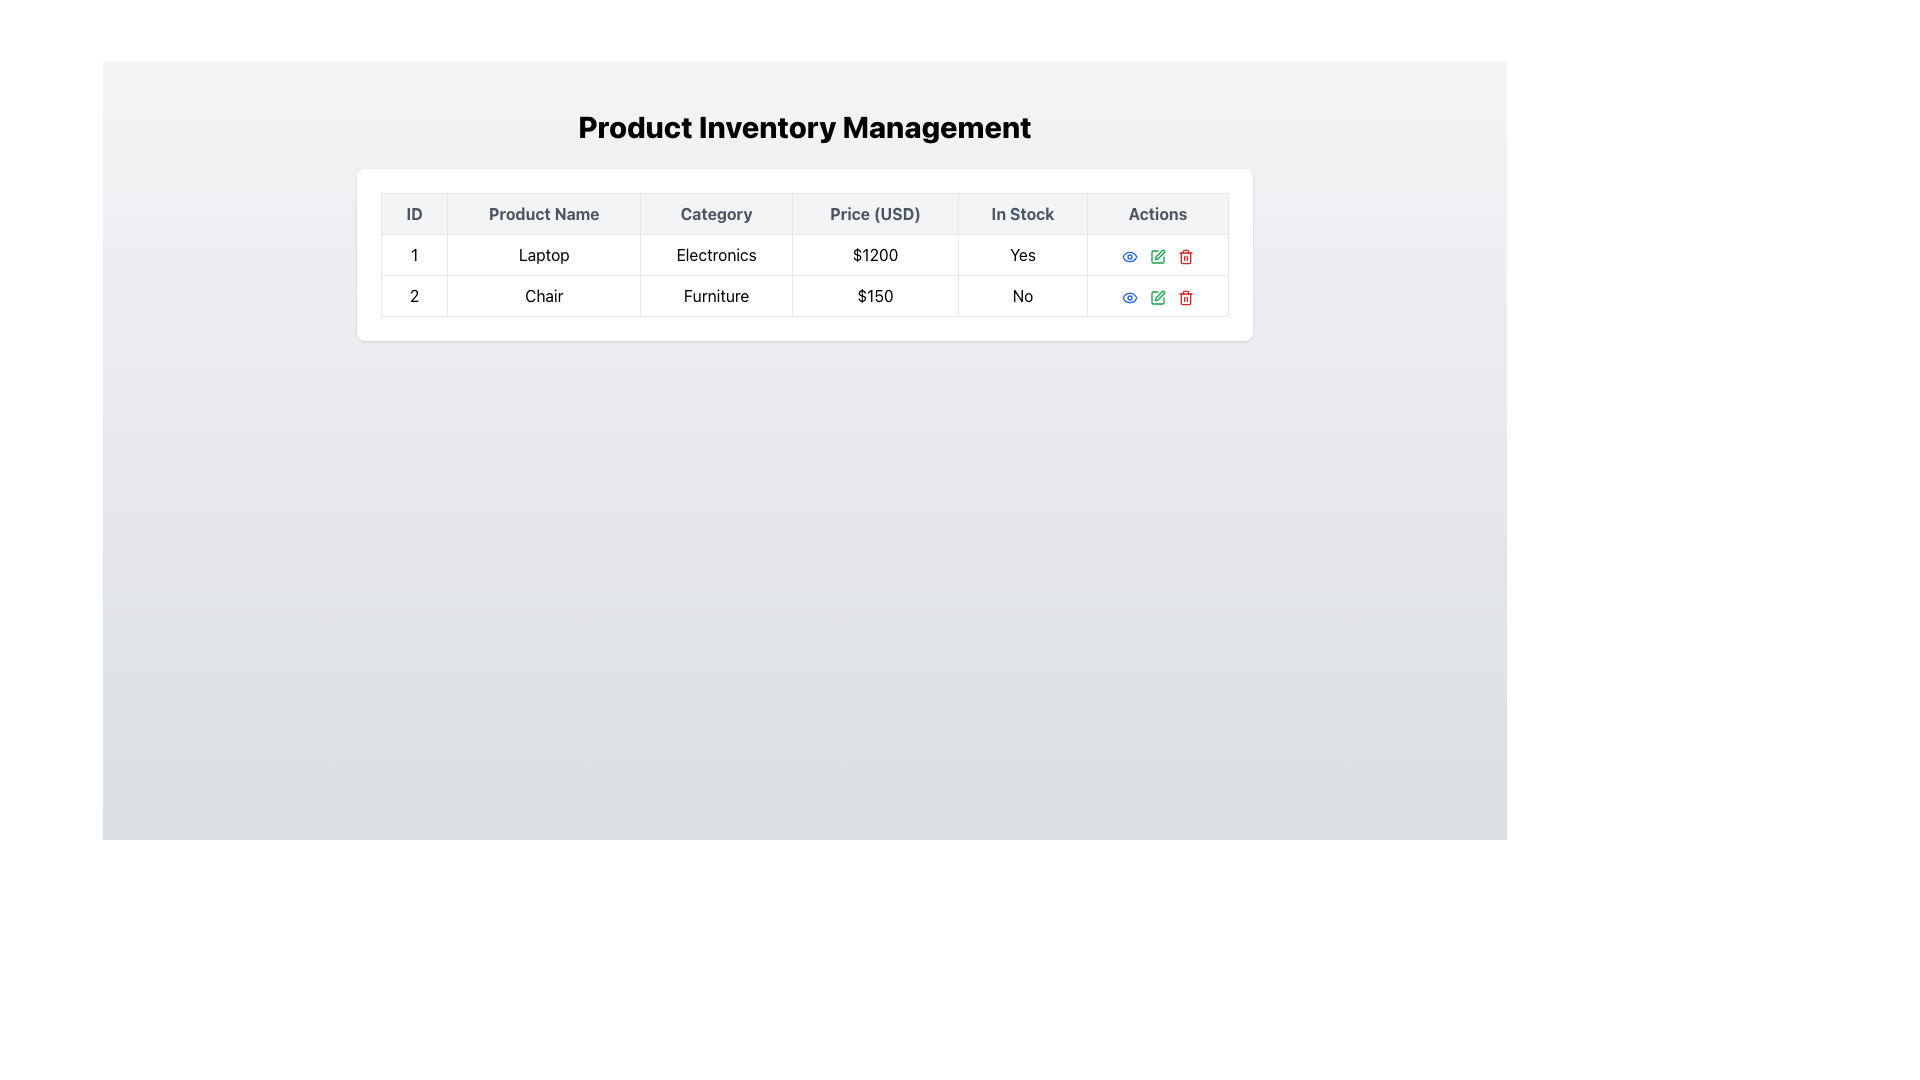  Describe the element at coordinates (805, 274) in the screenshot. I see `the first table row displaying values such as '1', 'Laptop', 'Electronics', '$1200', 'Yes'` at that location.